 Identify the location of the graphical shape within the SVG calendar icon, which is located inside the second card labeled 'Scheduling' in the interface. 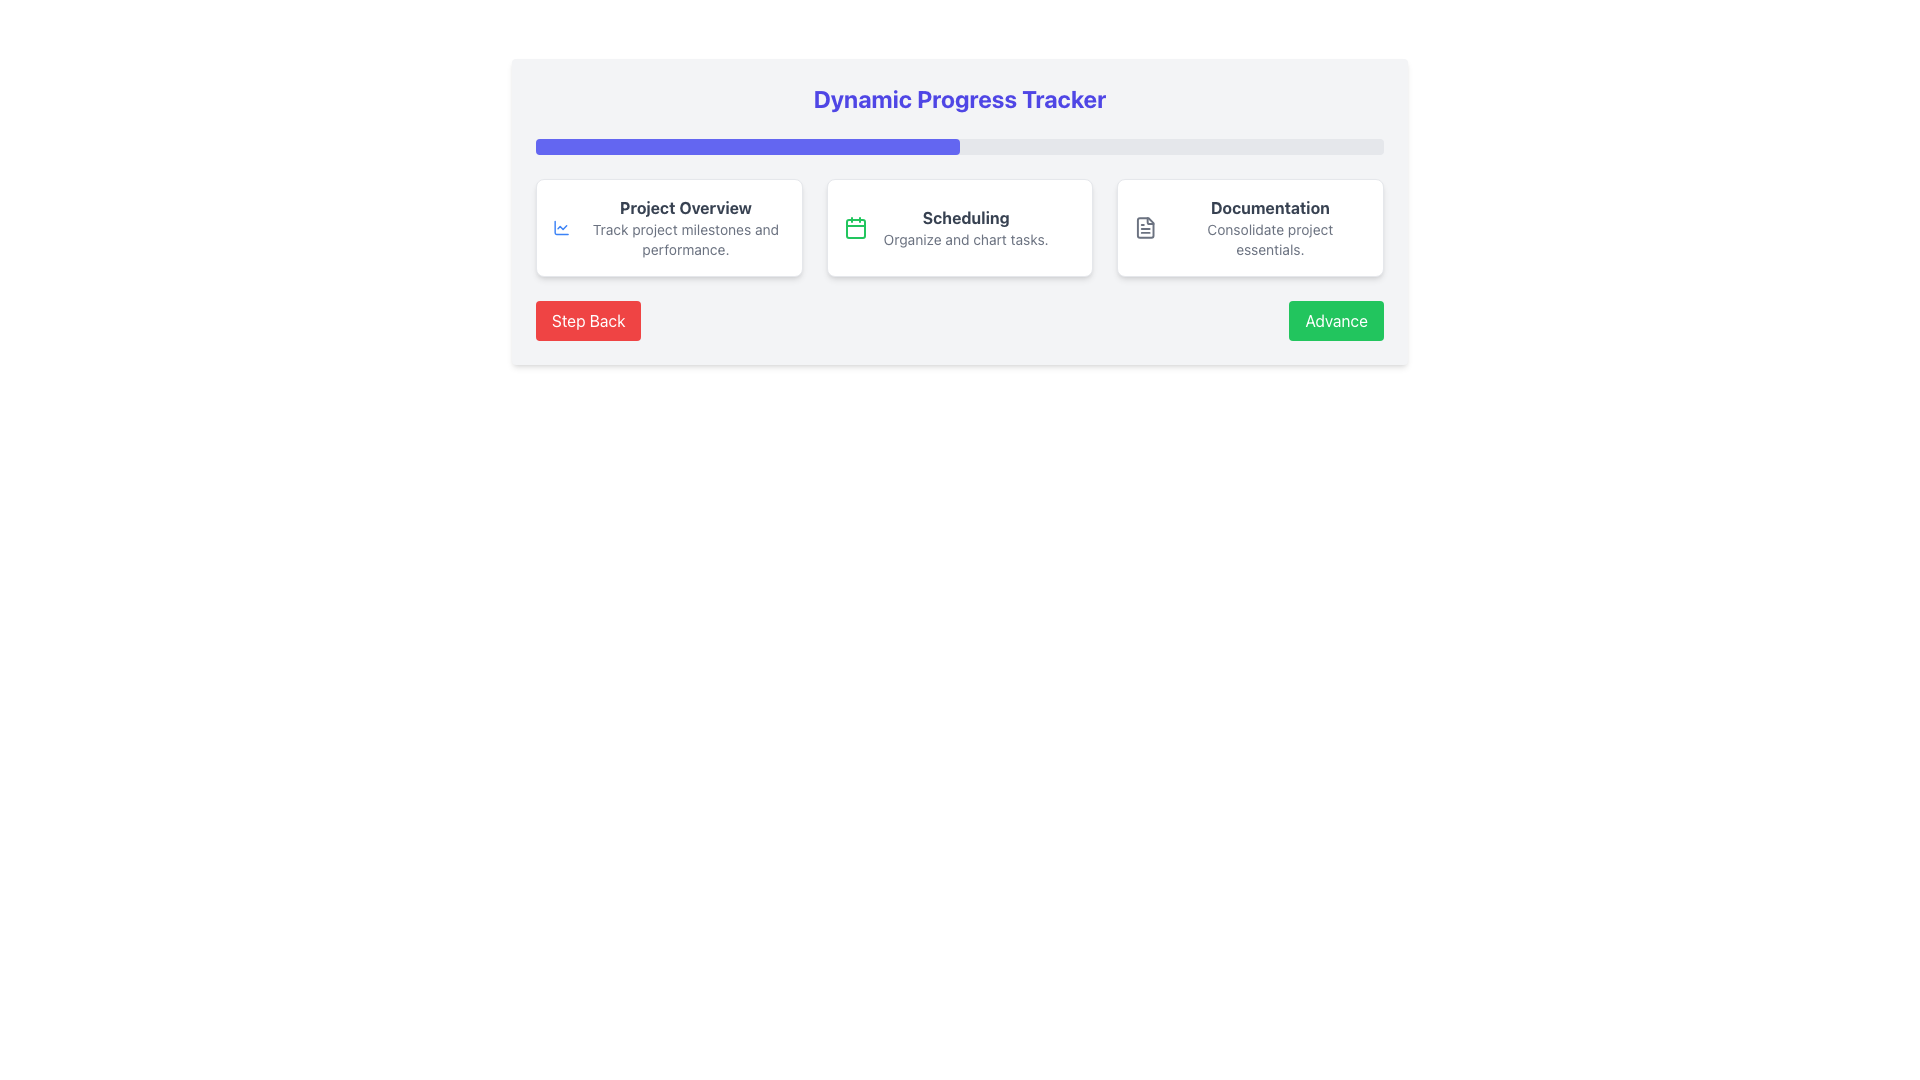
(855, 227).